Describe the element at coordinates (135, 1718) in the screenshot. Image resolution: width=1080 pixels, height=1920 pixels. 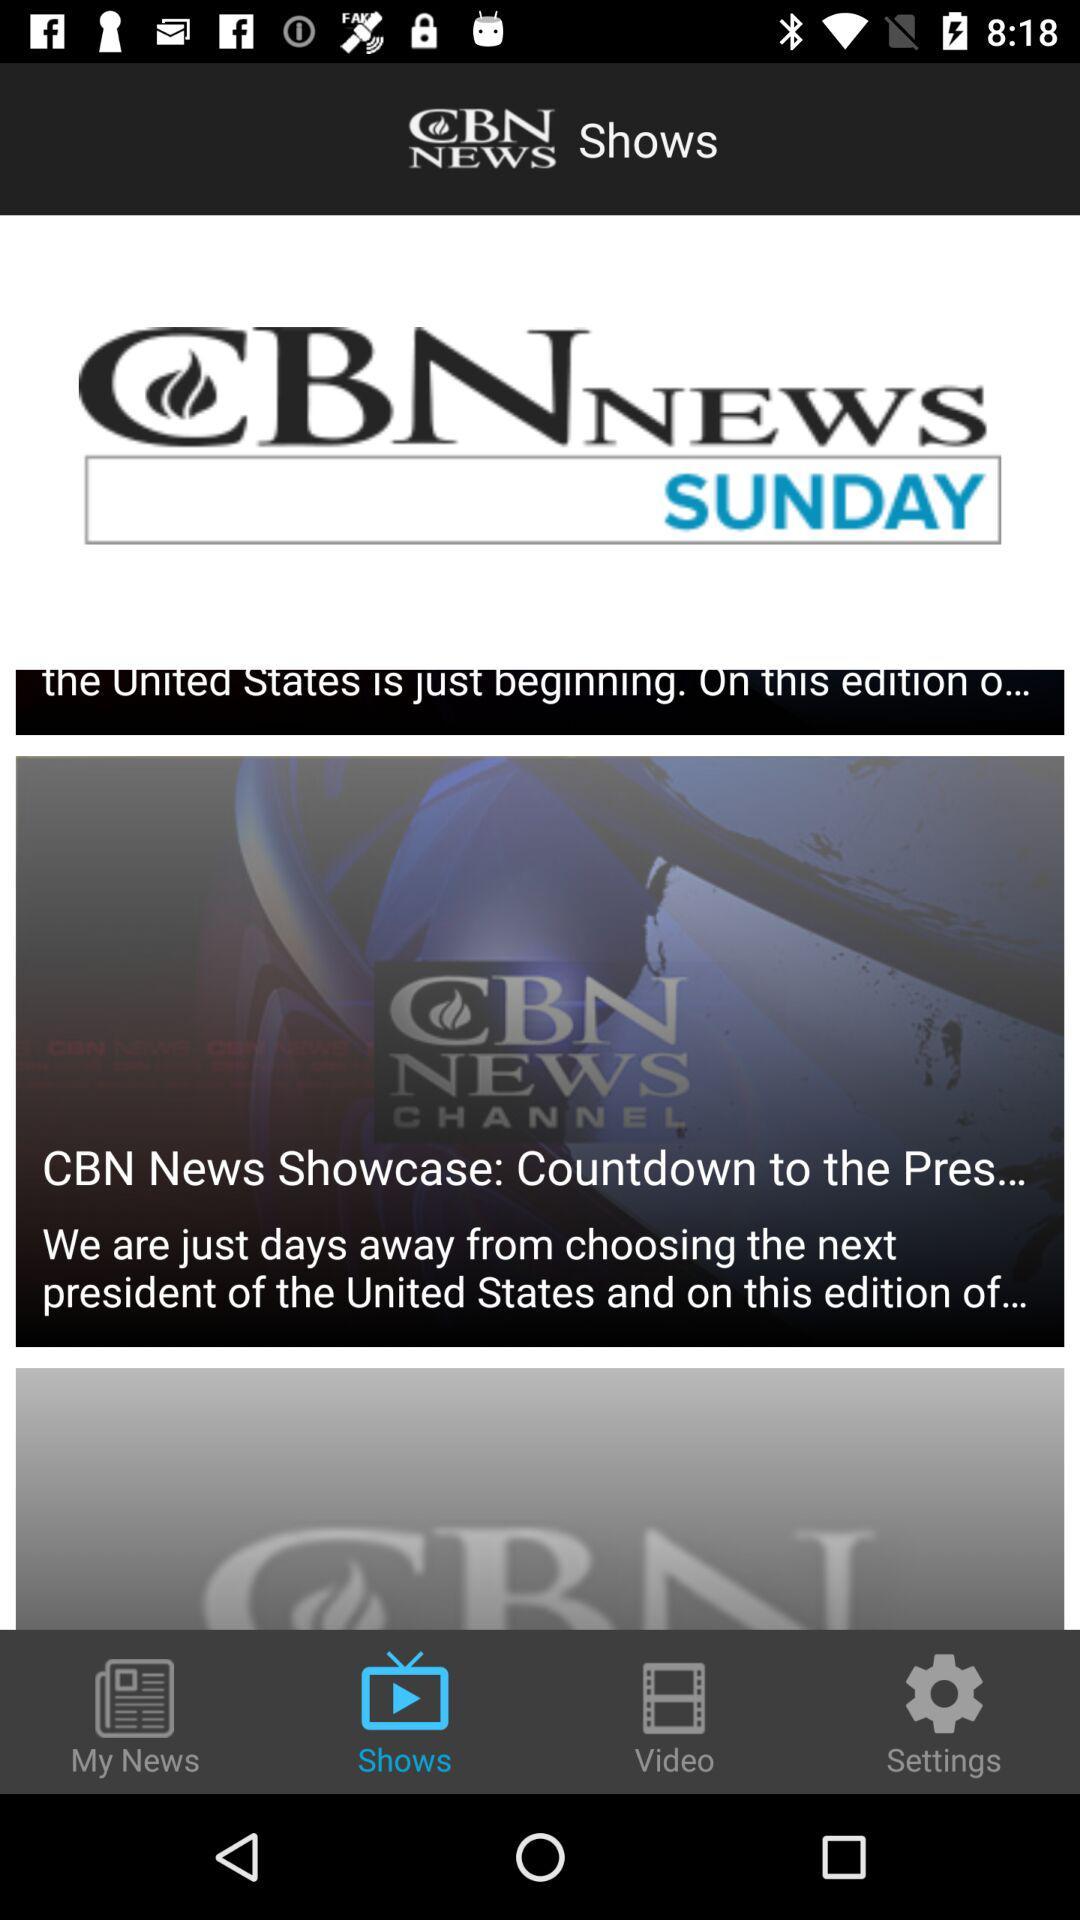
I see `my news` at that location.